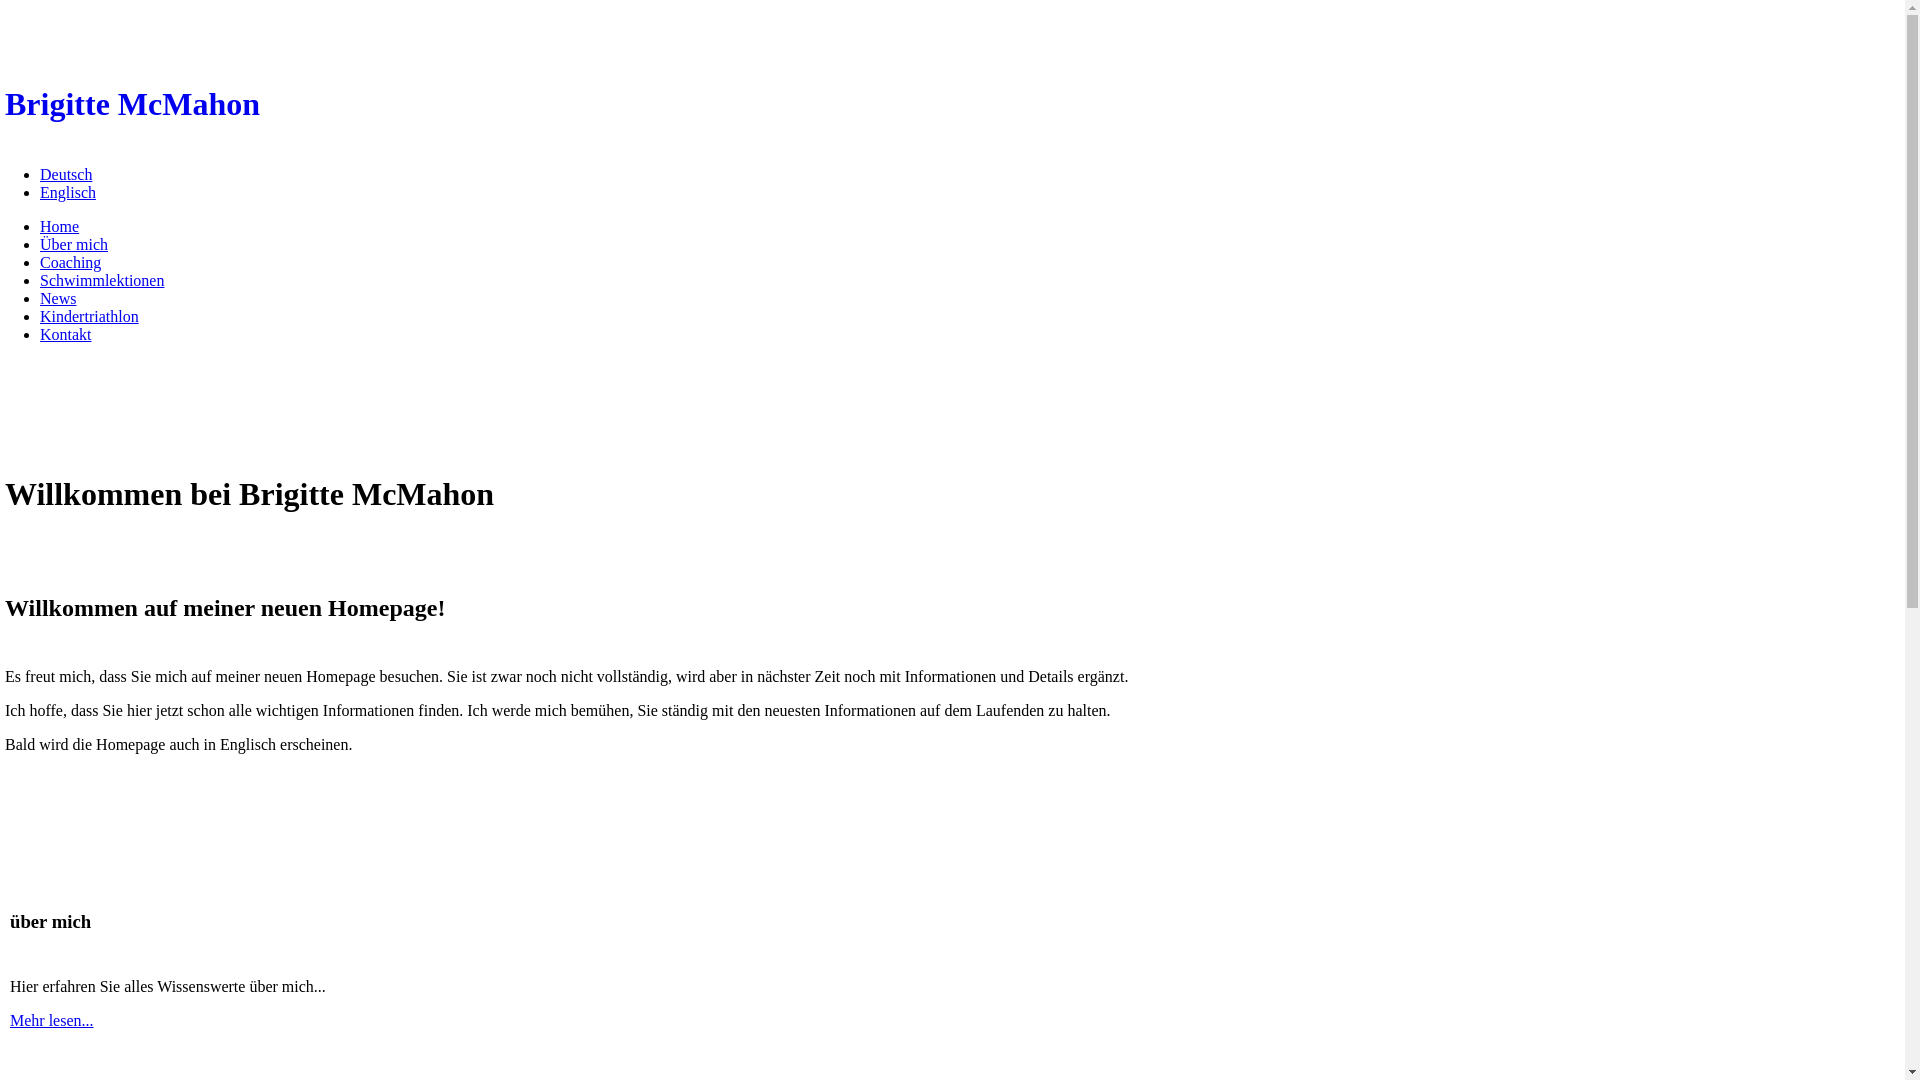 The height and width of the screenshot is (1080, 1920). What do you see at coordinates (67, 192) in the screenshot?
I see `'Englisch'` at bounding box center [67, 192].